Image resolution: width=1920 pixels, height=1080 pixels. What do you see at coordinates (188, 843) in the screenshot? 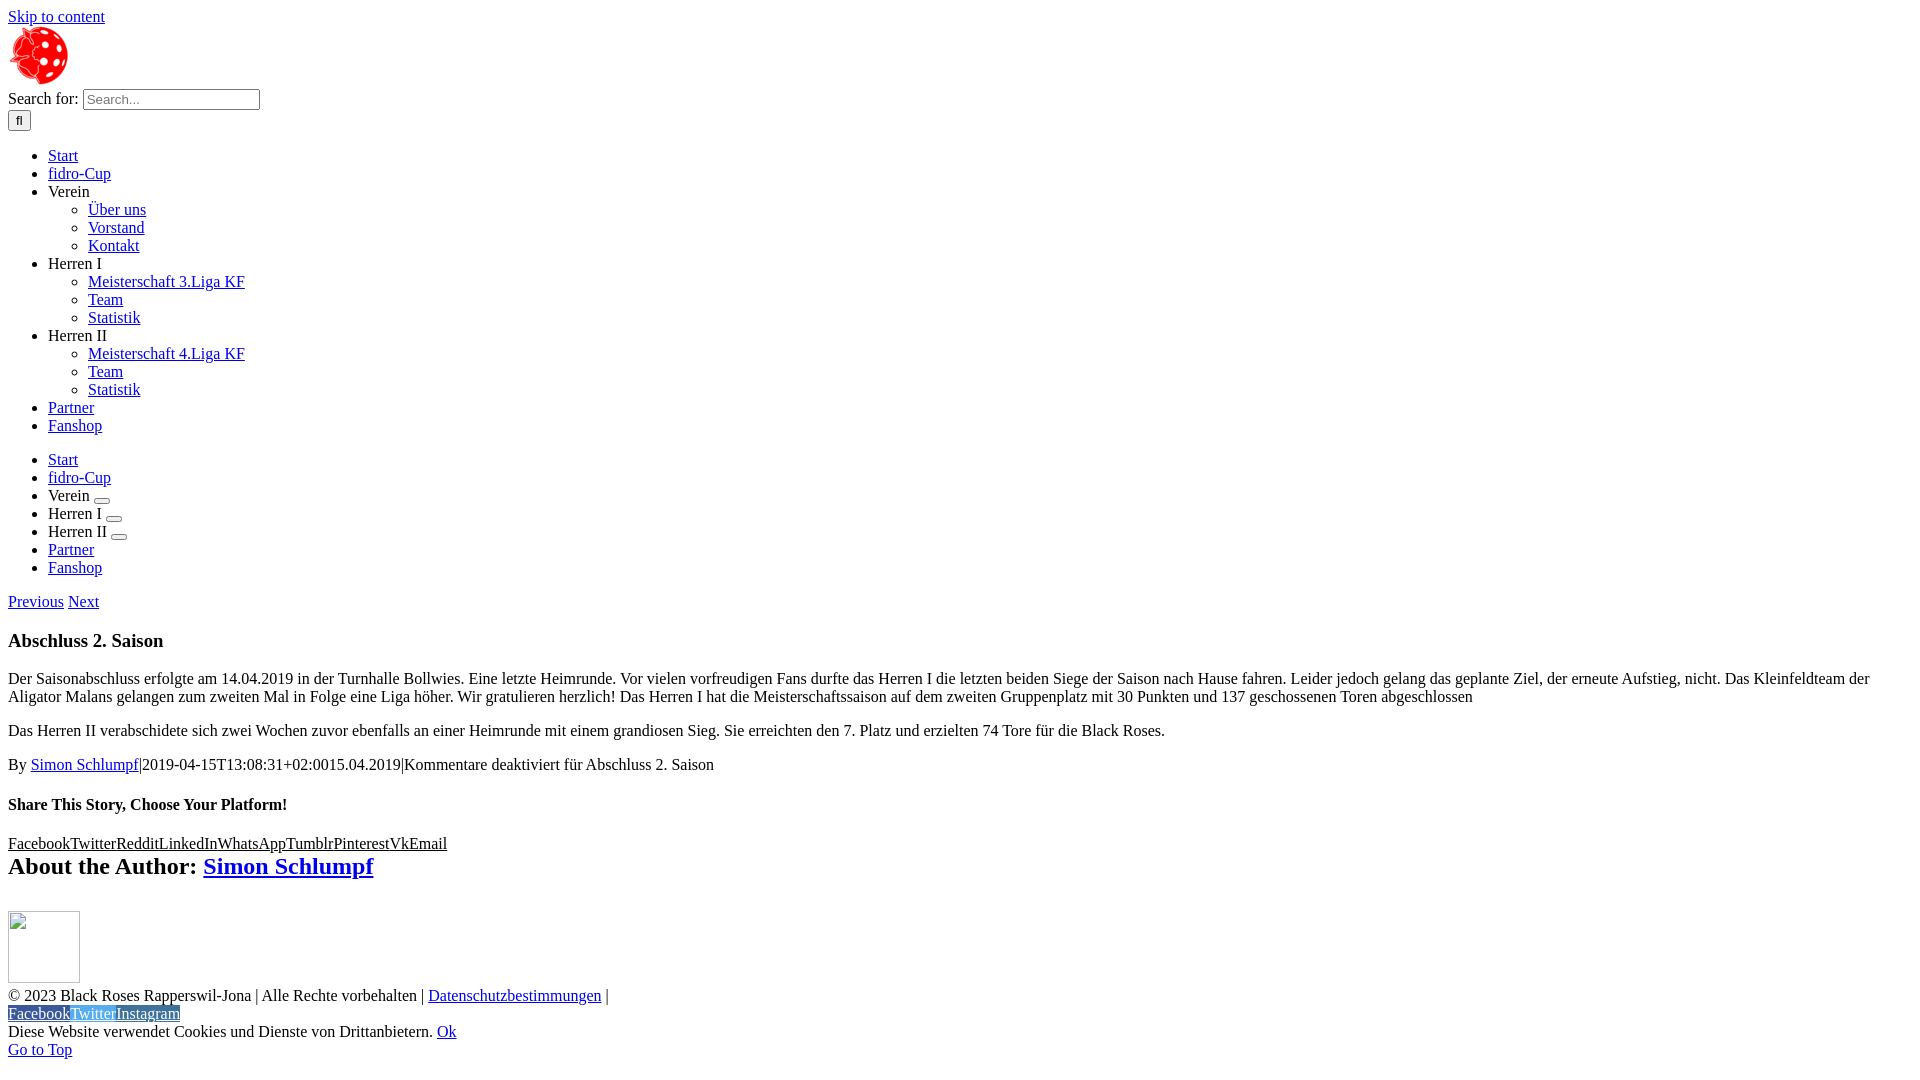
I see `'LinkedIn'` at bounding box center [188, 843].